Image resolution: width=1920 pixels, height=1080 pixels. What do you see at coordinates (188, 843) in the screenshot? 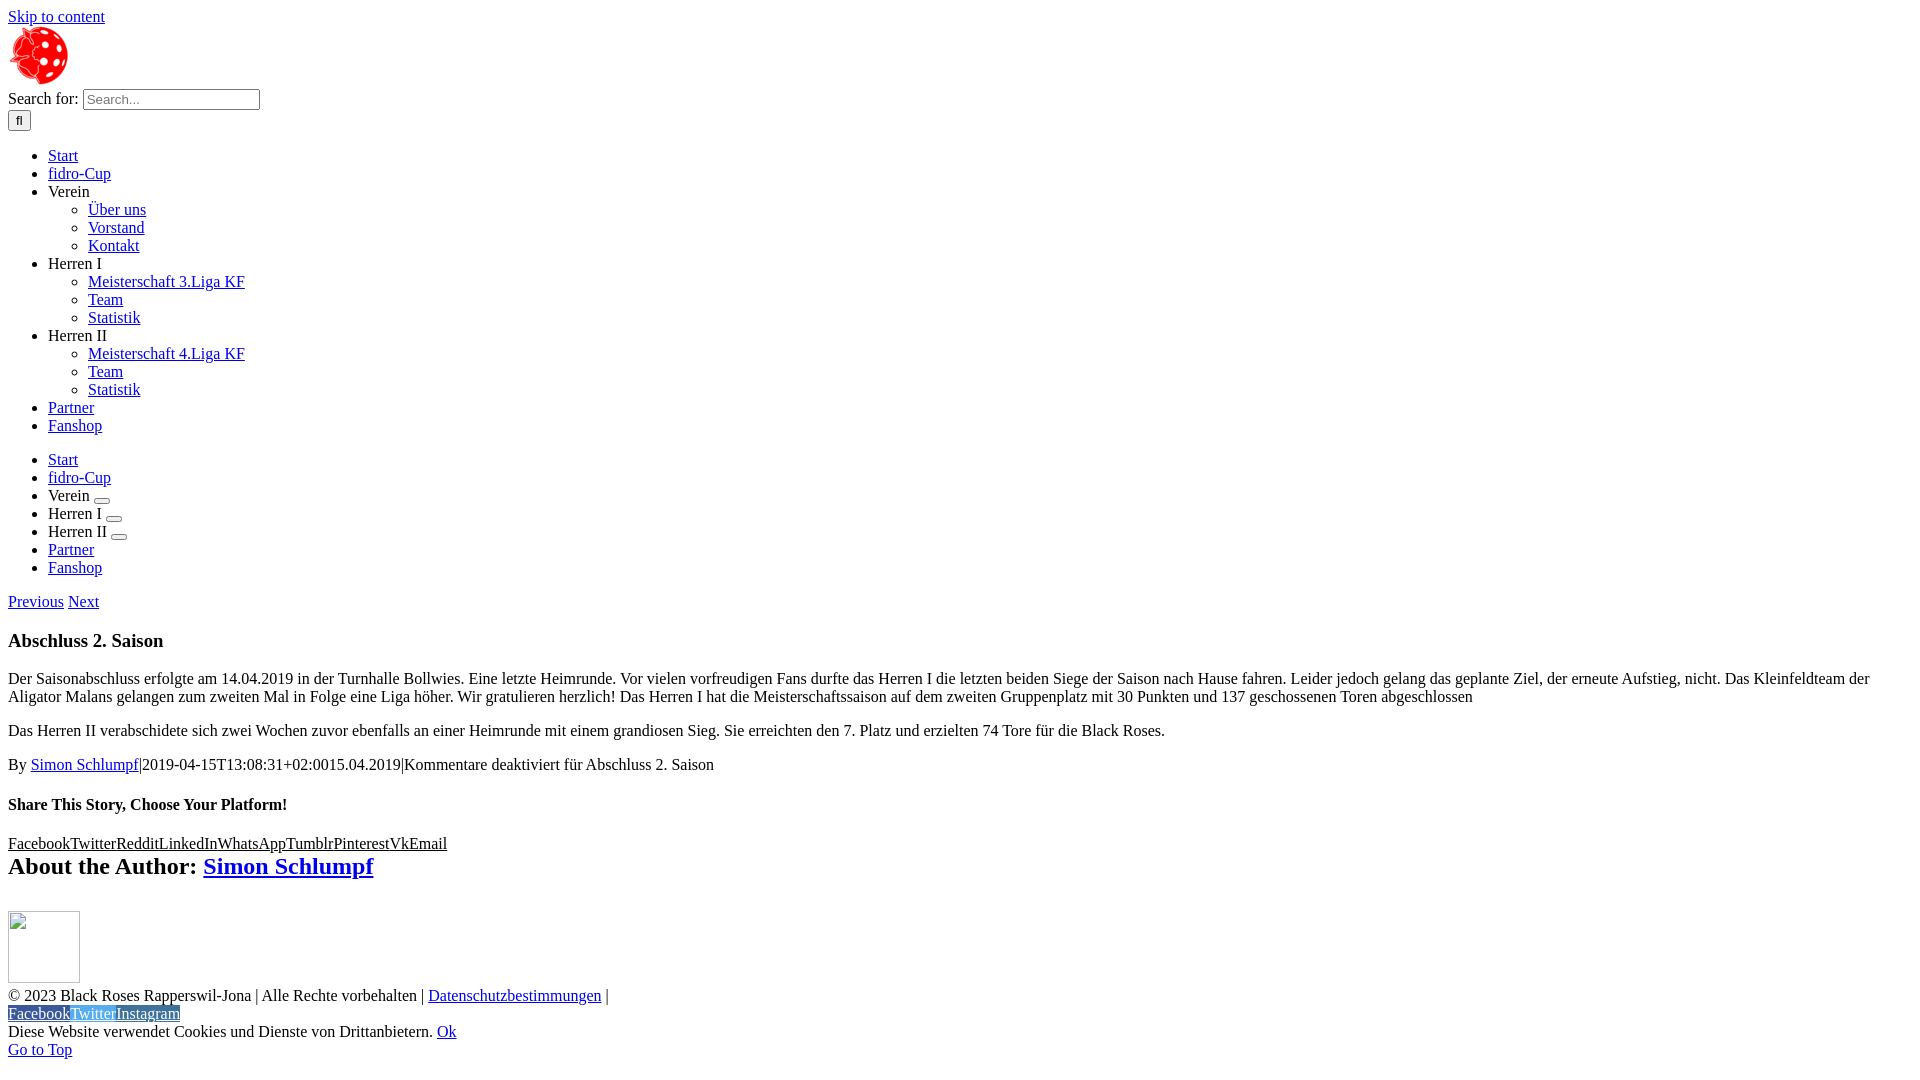
I see `'LinkedIn'` at bounding box center [188, 843].